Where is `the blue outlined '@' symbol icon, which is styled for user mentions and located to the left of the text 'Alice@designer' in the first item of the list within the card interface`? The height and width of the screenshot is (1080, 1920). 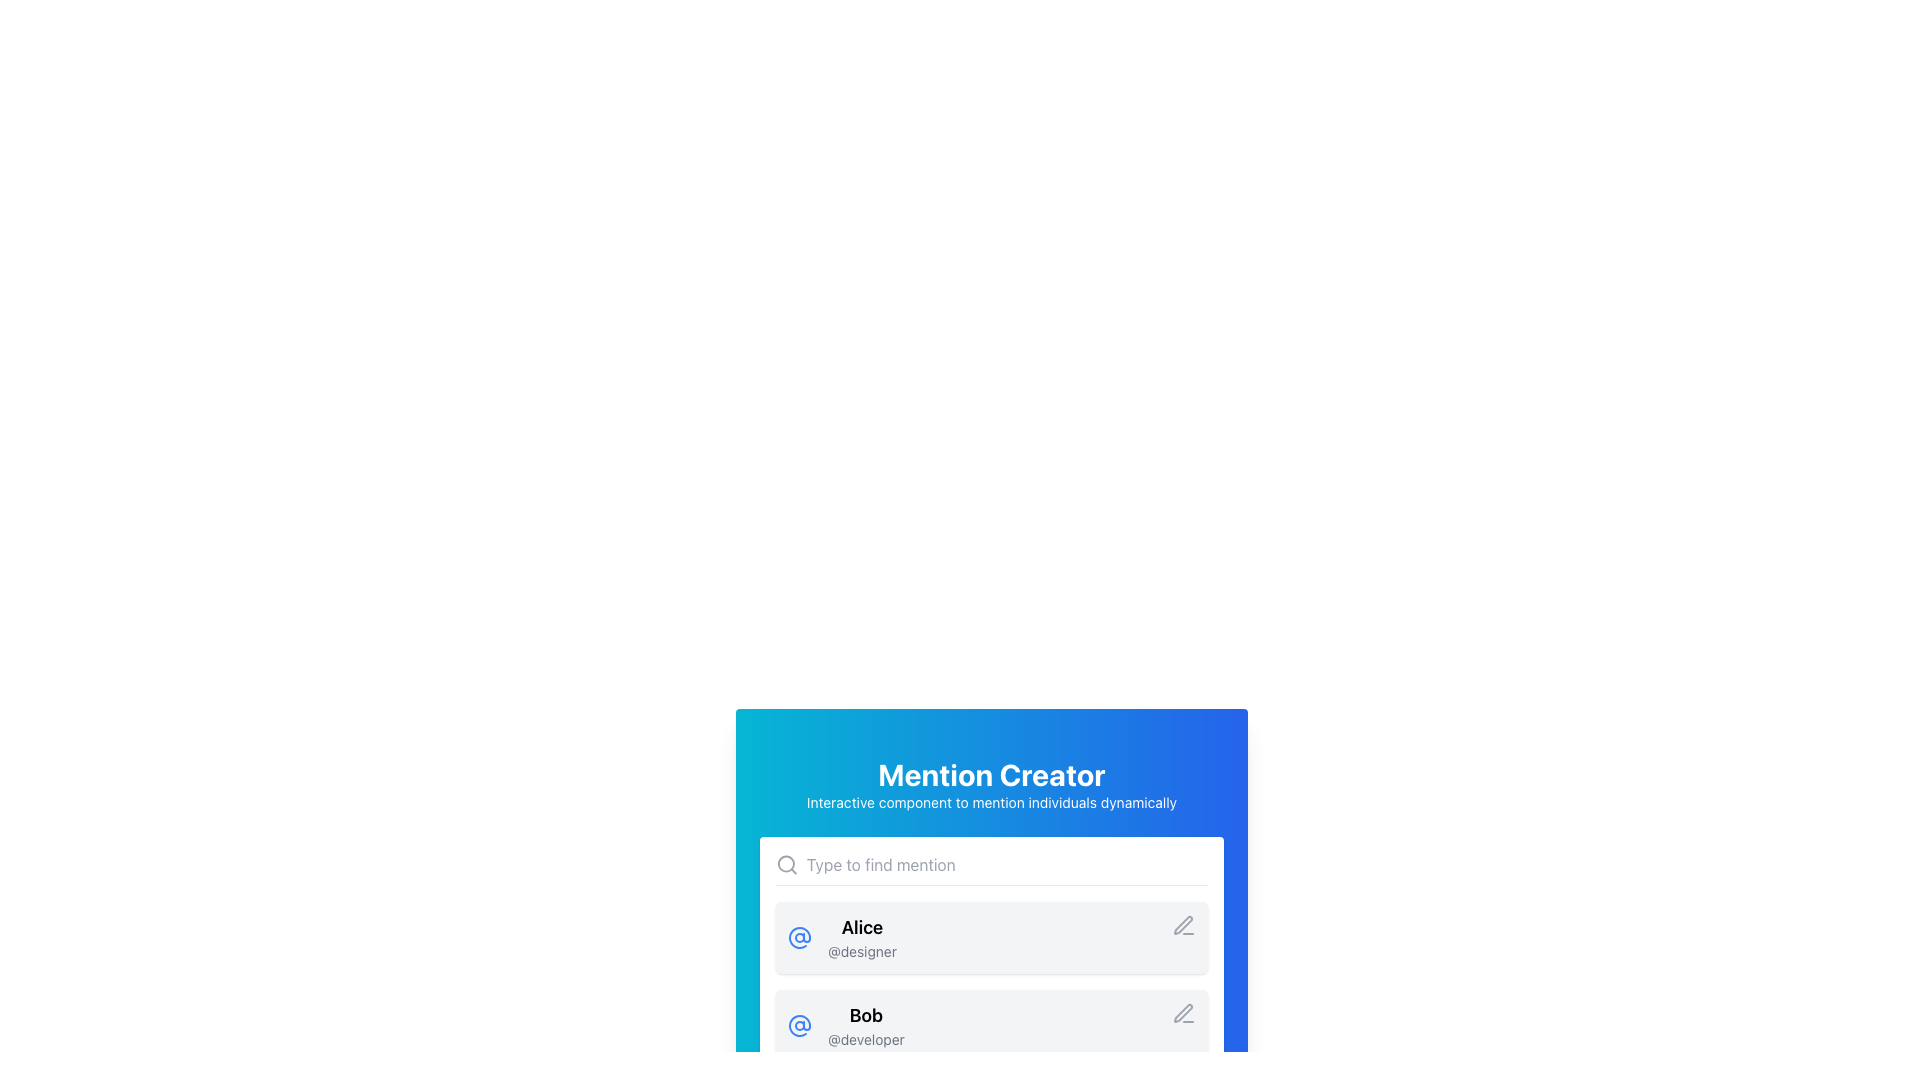
the blue outlined '@' symbol icon, which is styled for user mentions and located to the left of the text 'Alice@designer' in the first item of the list within the card interface is located at coordinates (800, 937).